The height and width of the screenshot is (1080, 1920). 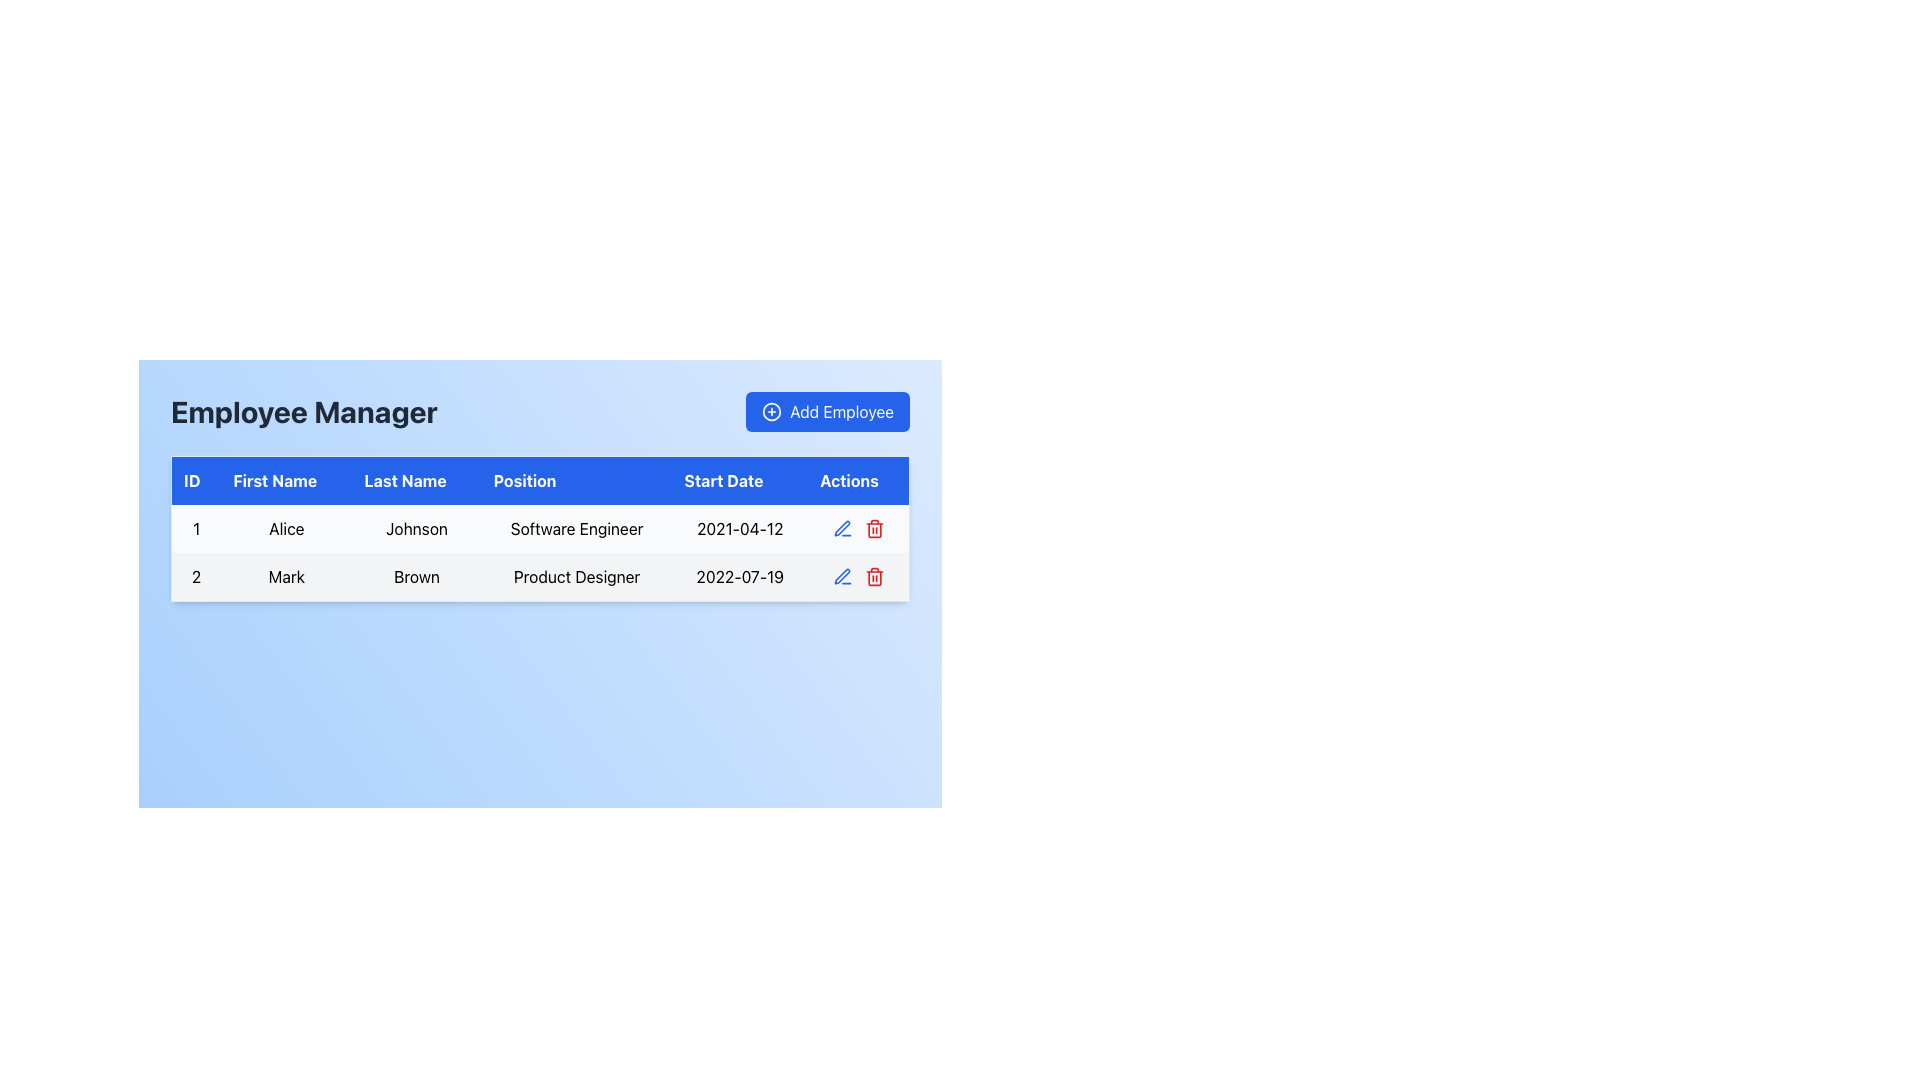 What do you see at coordinates (858, 577) in the screenshot?
I see `the interactive icon within the 'Actions' field of the row for 'Mark Brown' to enable keyboard interaction` at bounding box center [858, 577].